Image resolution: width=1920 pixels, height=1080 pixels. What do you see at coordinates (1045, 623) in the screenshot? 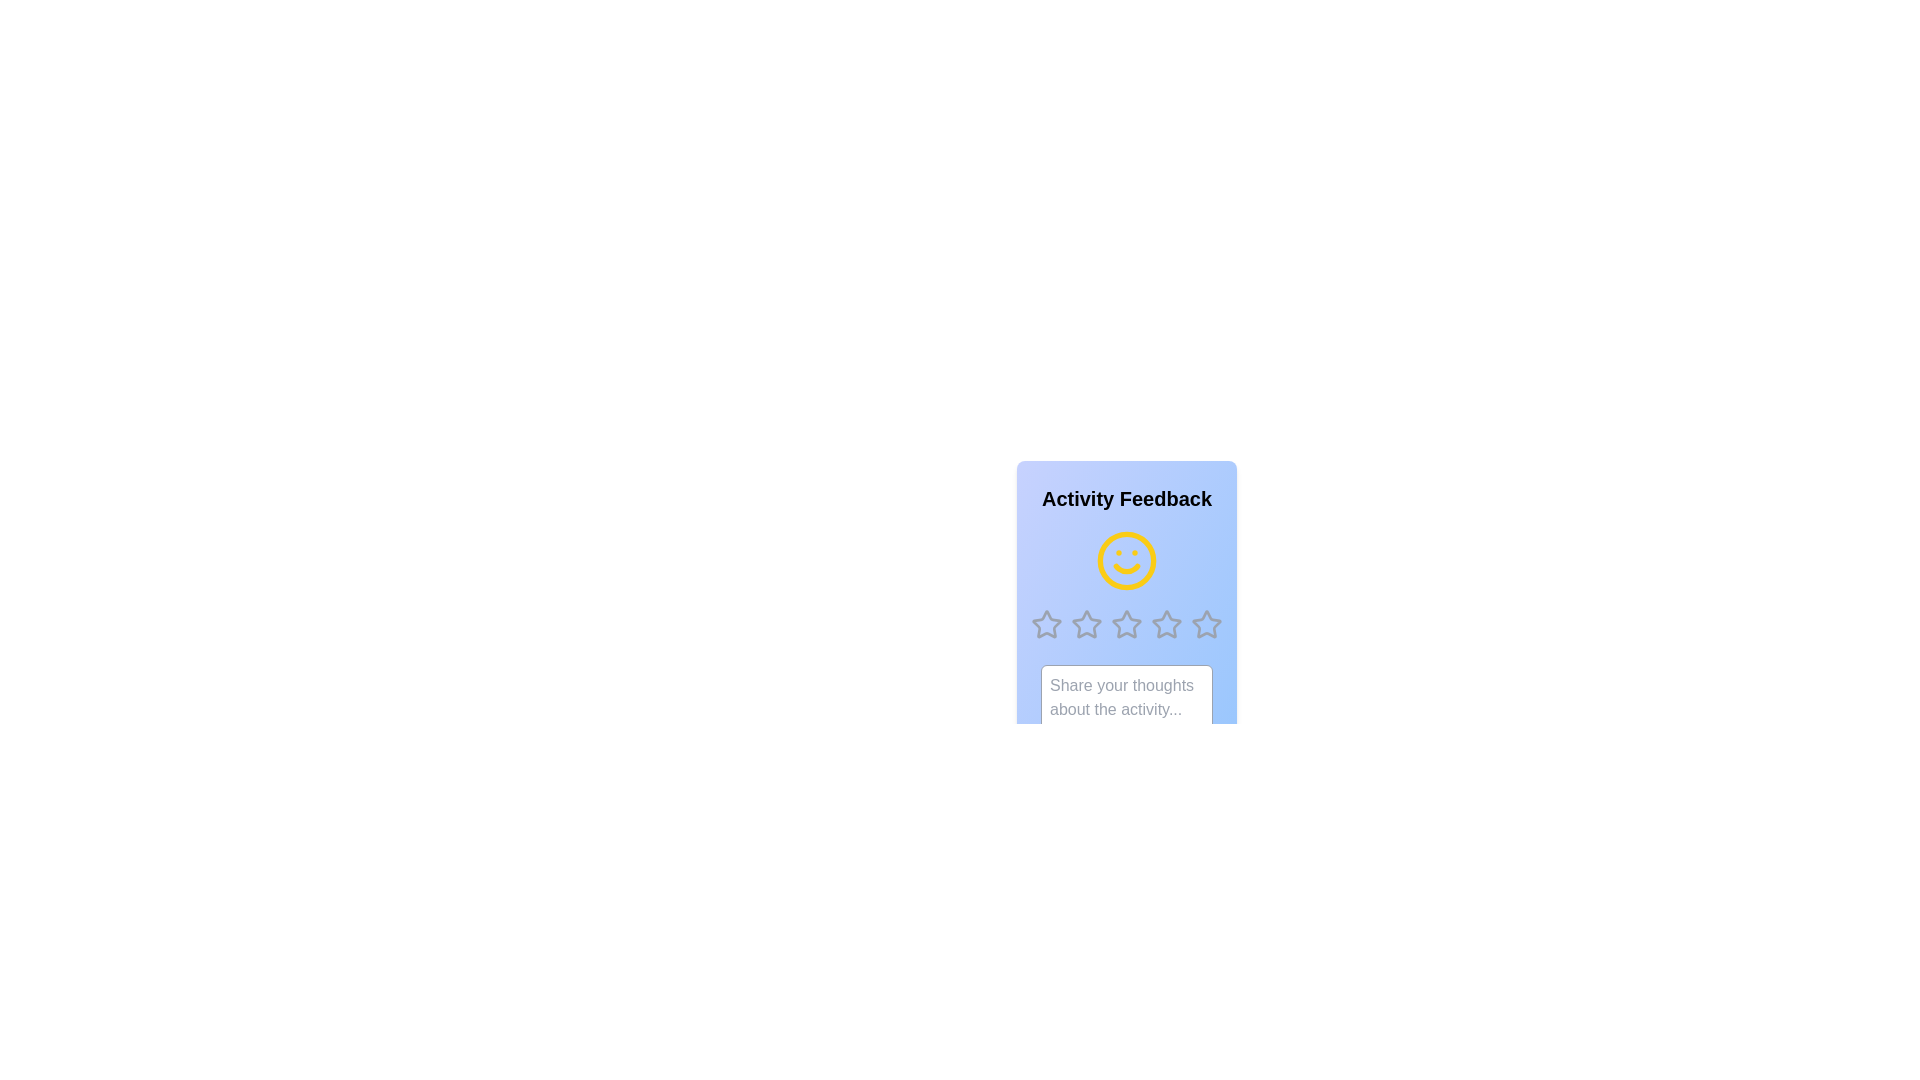
I see `first star icon in the rating system for accessibility purposes` at bounding box center [1045, 623].